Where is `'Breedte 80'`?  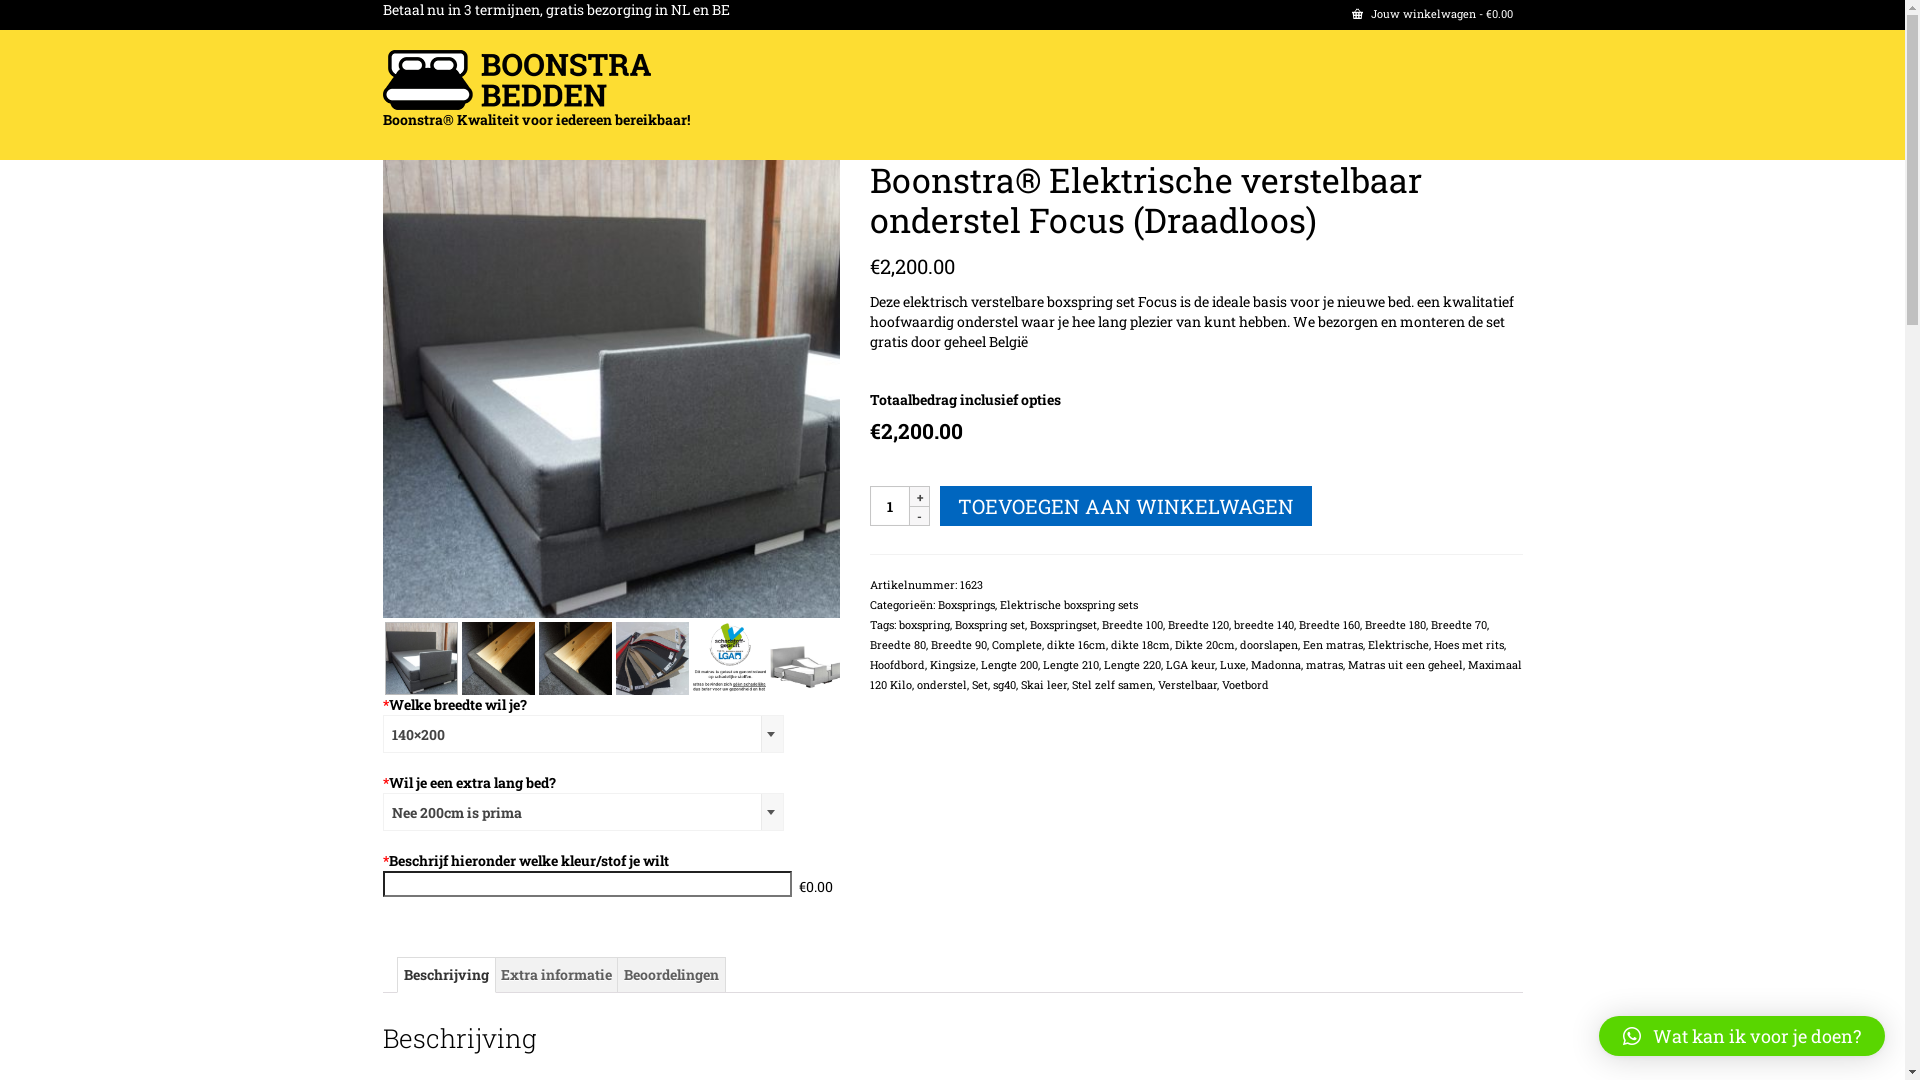
'Breedte 80' is located at coordinates (896, 644).